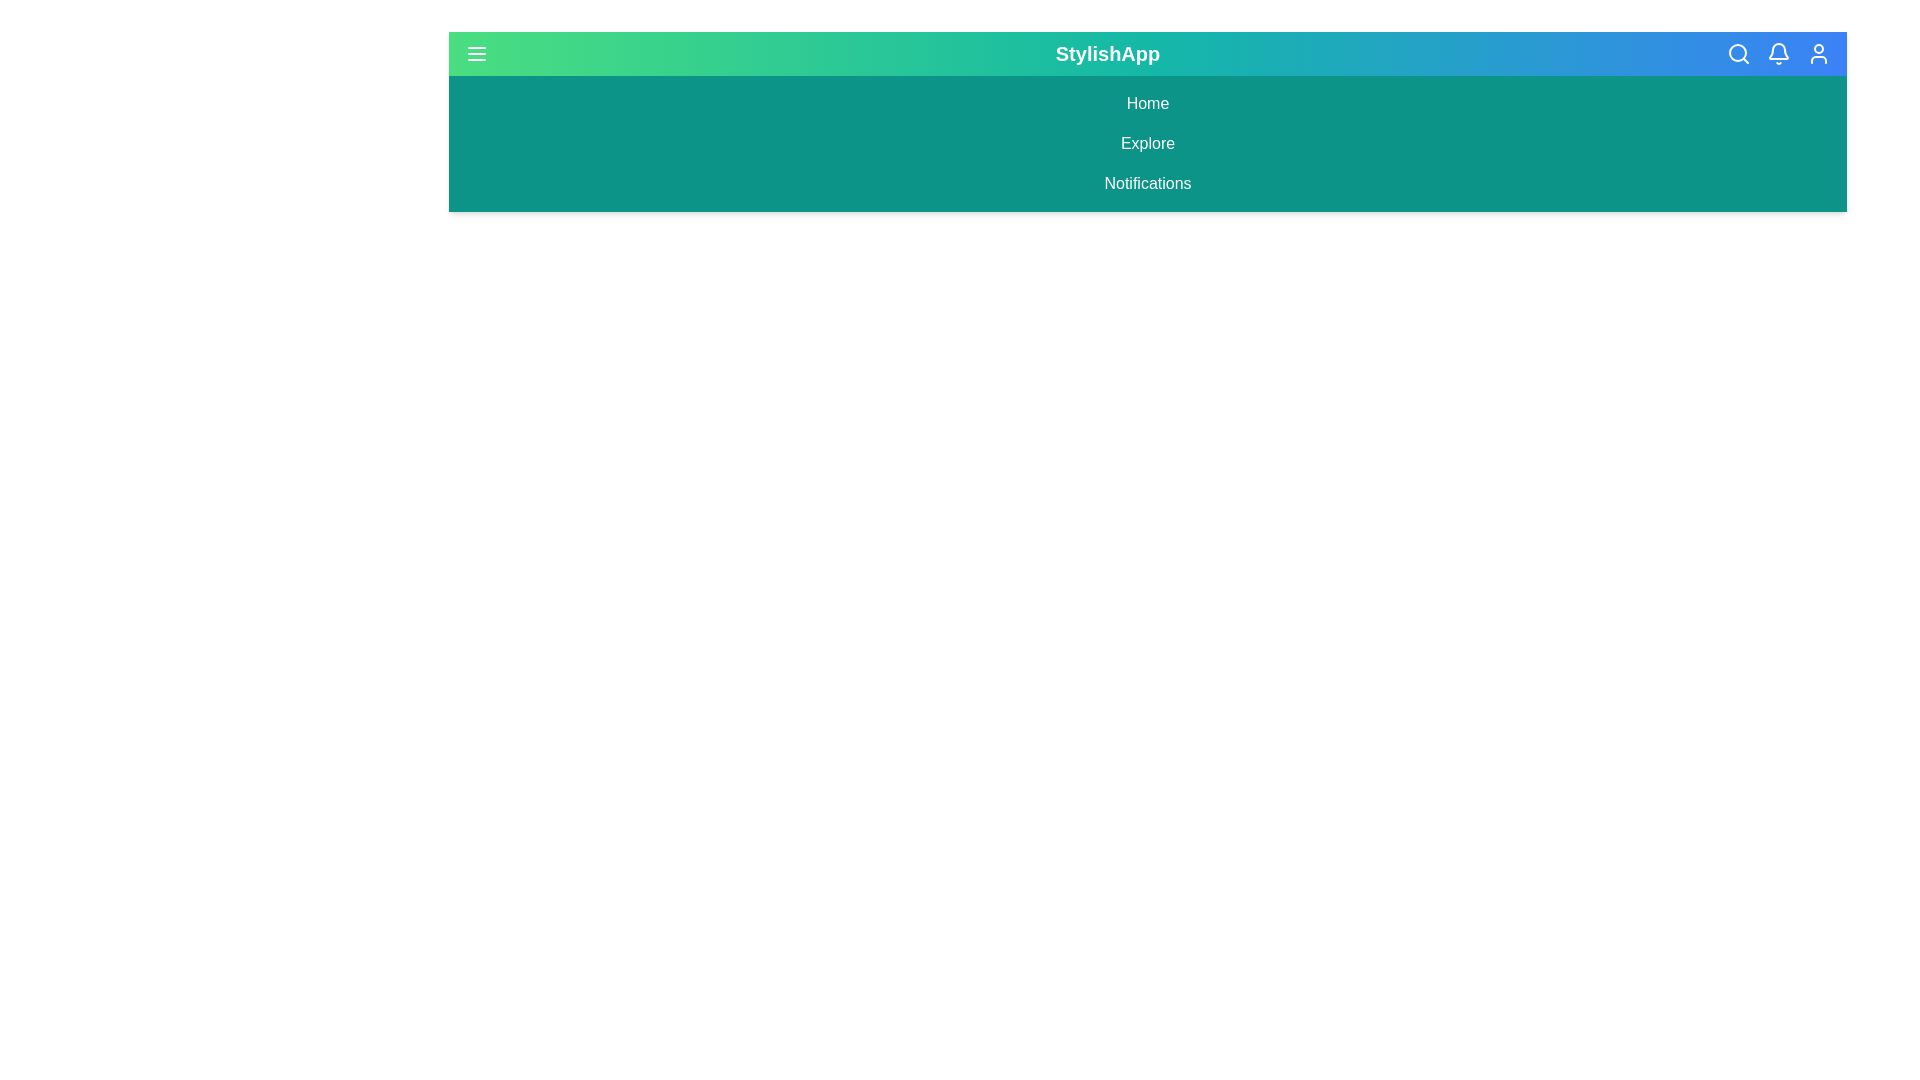 The height and width of the screenshot is (1080, 1920). I want to click on the menu icon to toggle the menu visibility, so click(475, 53).